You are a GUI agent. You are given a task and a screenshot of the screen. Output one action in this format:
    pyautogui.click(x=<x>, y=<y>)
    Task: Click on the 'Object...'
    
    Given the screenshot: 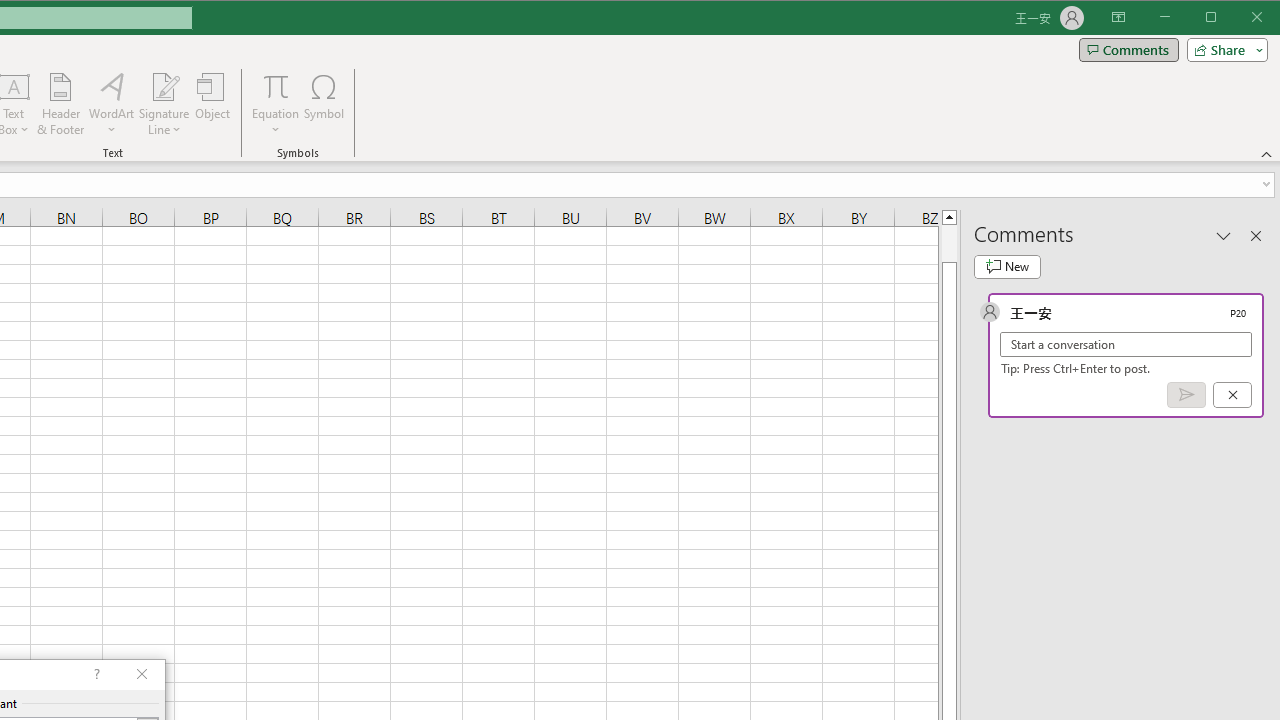 What is the action you would take?
    pyautogui.click(x=213, y=104)
    